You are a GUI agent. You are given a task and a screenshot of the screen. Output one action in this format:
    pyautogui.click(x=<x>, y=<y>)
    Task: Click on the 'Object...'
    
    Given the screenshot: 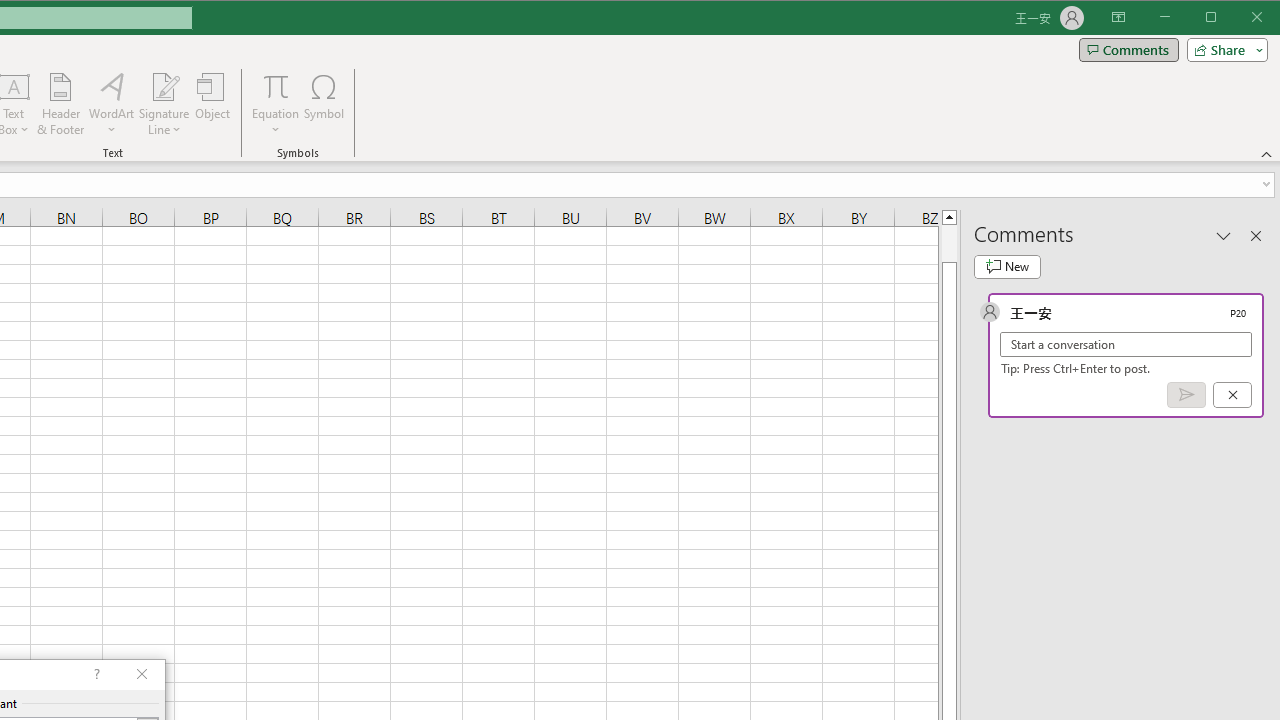 What is the action you would take?
    pyautogui.click(x=213, y=104)
    